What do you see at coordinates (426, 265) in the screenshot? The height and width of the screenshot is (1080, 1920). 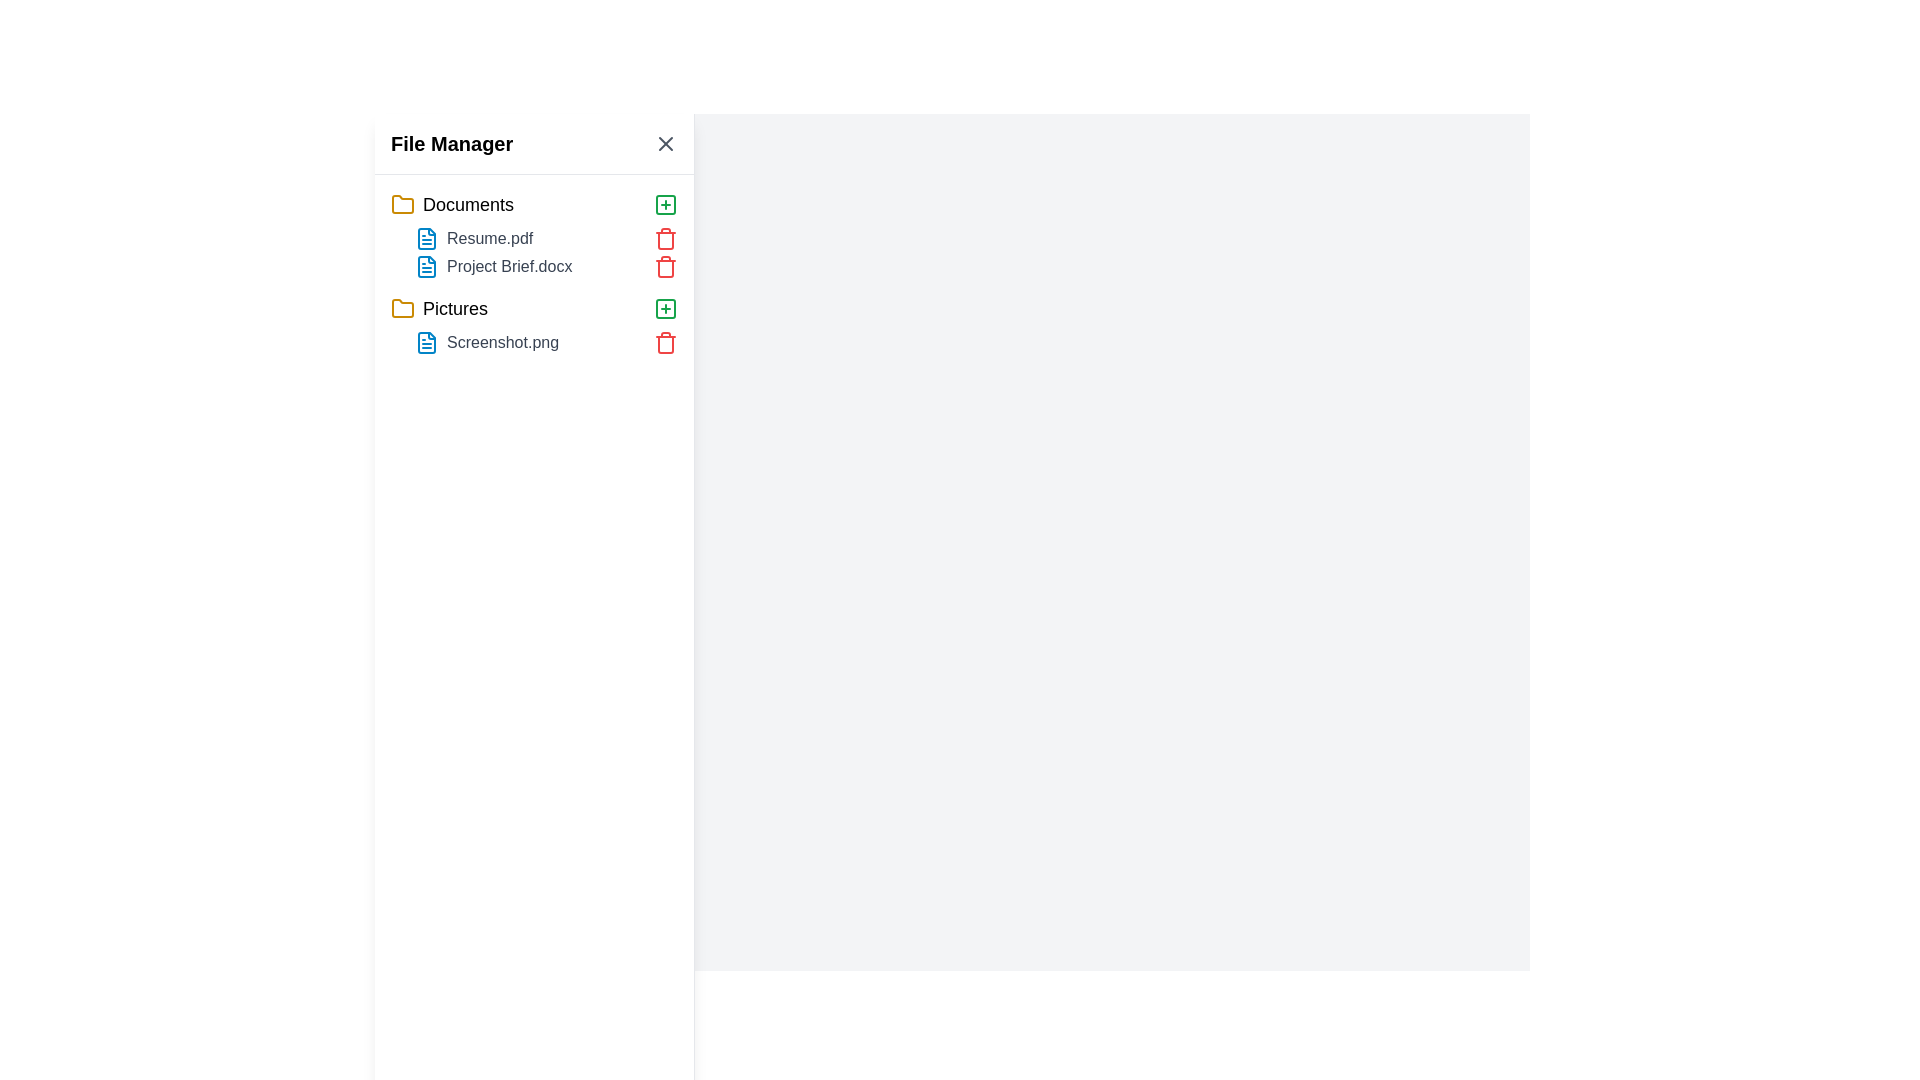 I see `the document file icon labeled 'Project Brief.docx' to trigger a file-related action` at bounding box center [426, 265].